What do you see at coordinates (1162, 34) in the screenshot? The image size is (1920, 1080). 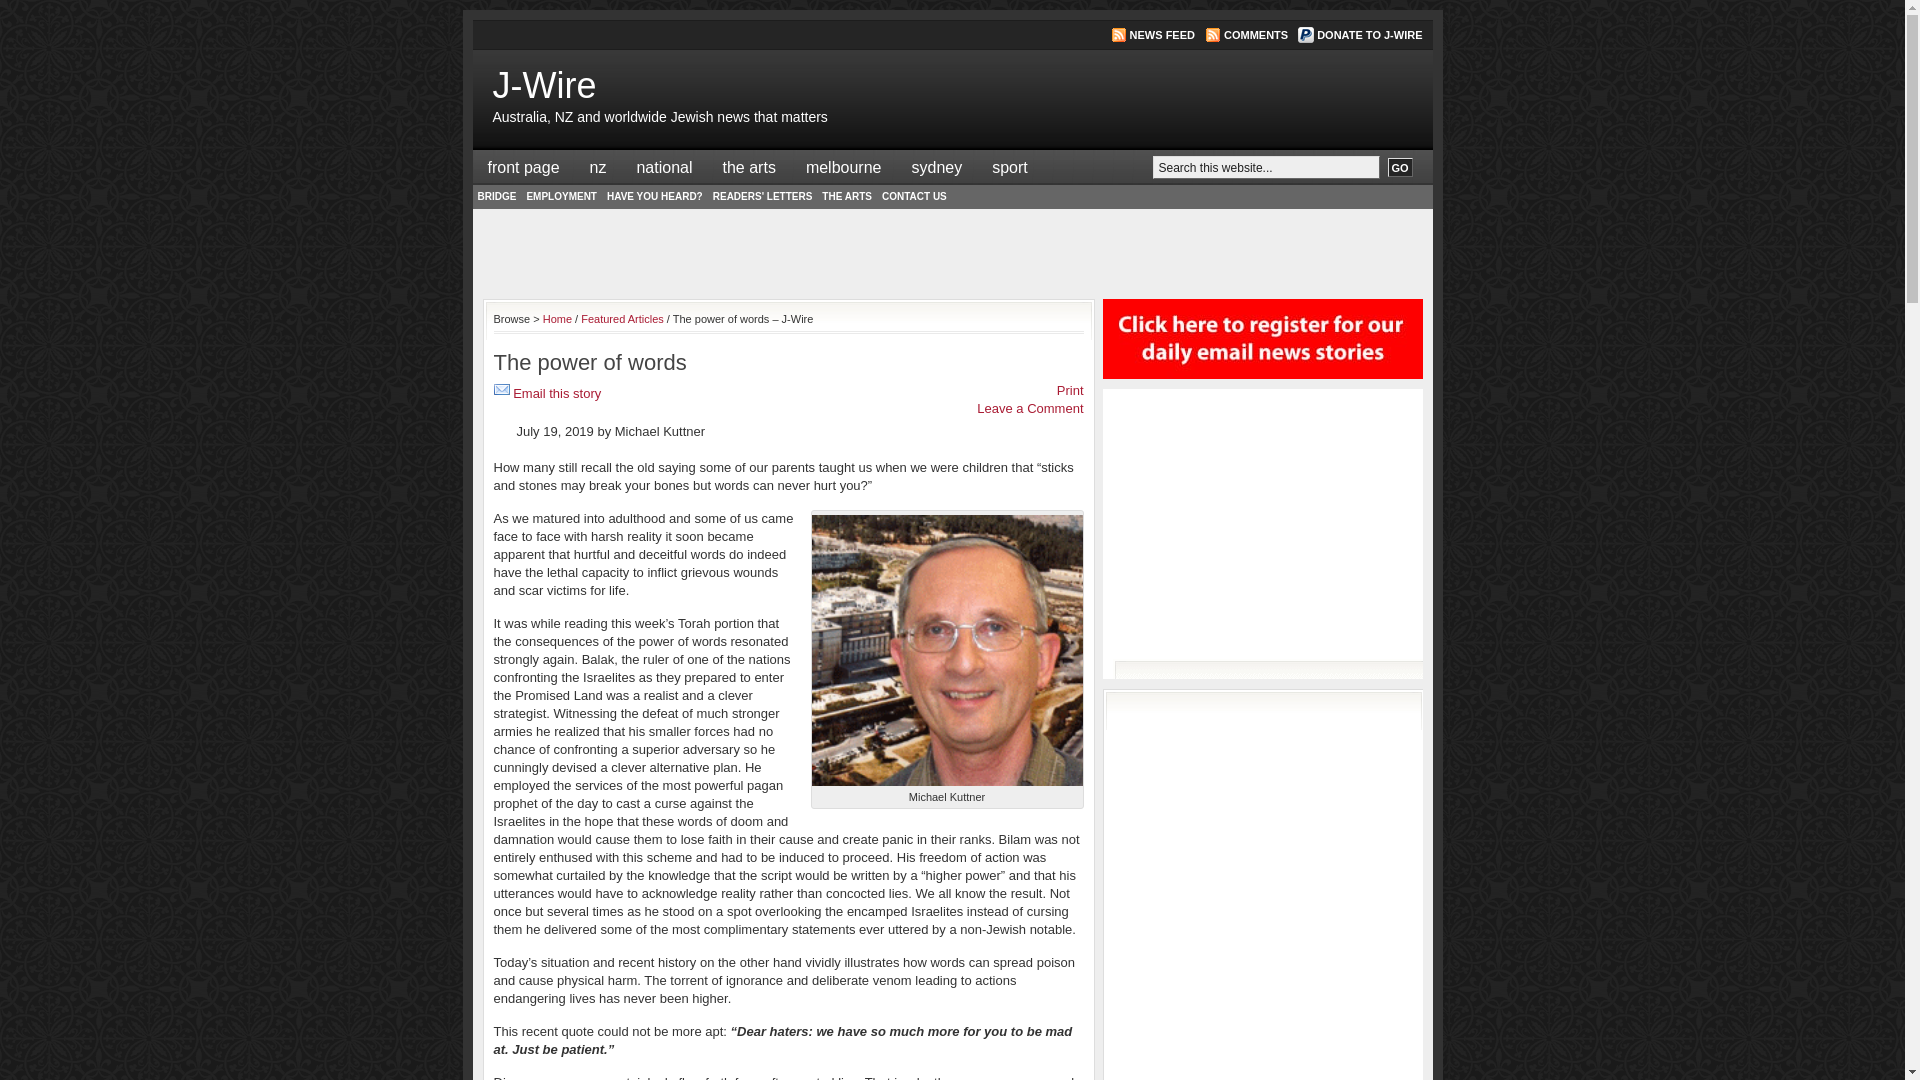 I see `'NEWS FEED'` at bounding box center [1162, 34].